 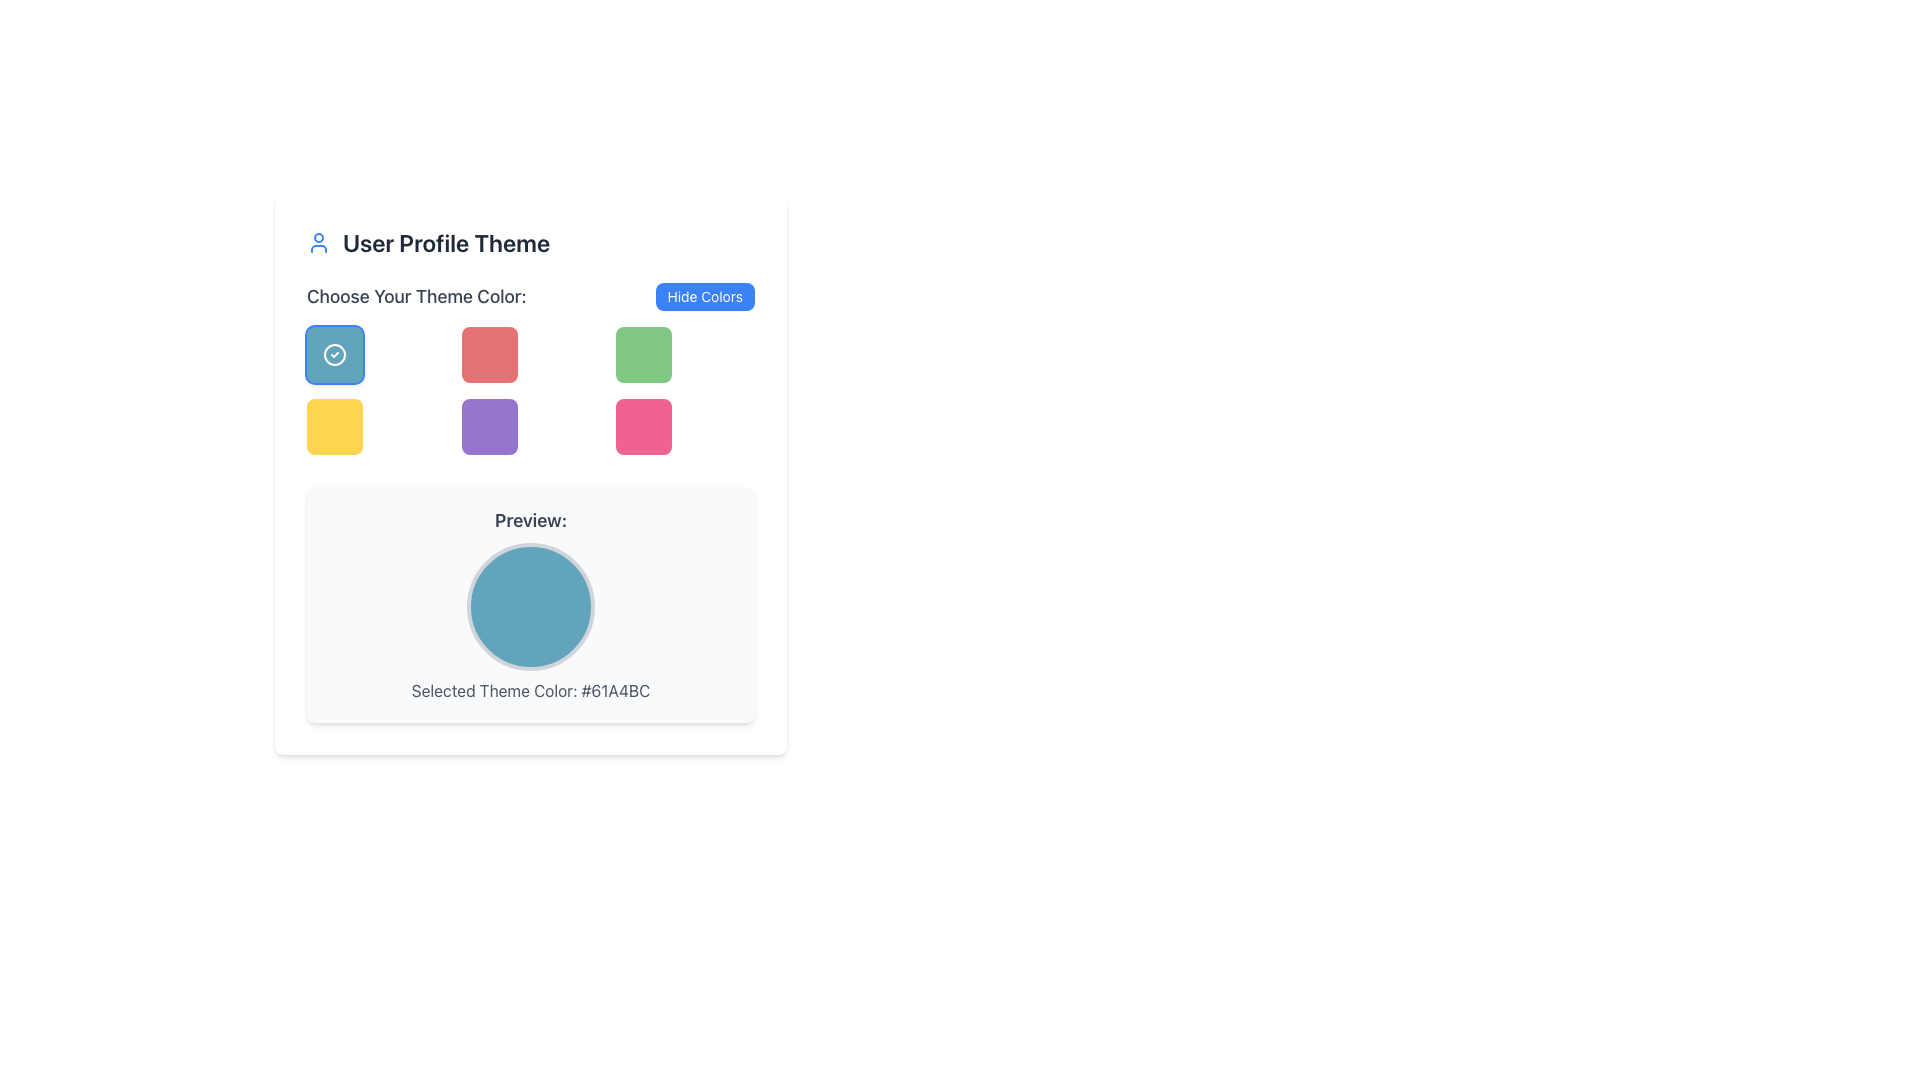 I want to click on the 'Hide Colors' button located in the top-right section of the interface, so click(x=705, y=297).